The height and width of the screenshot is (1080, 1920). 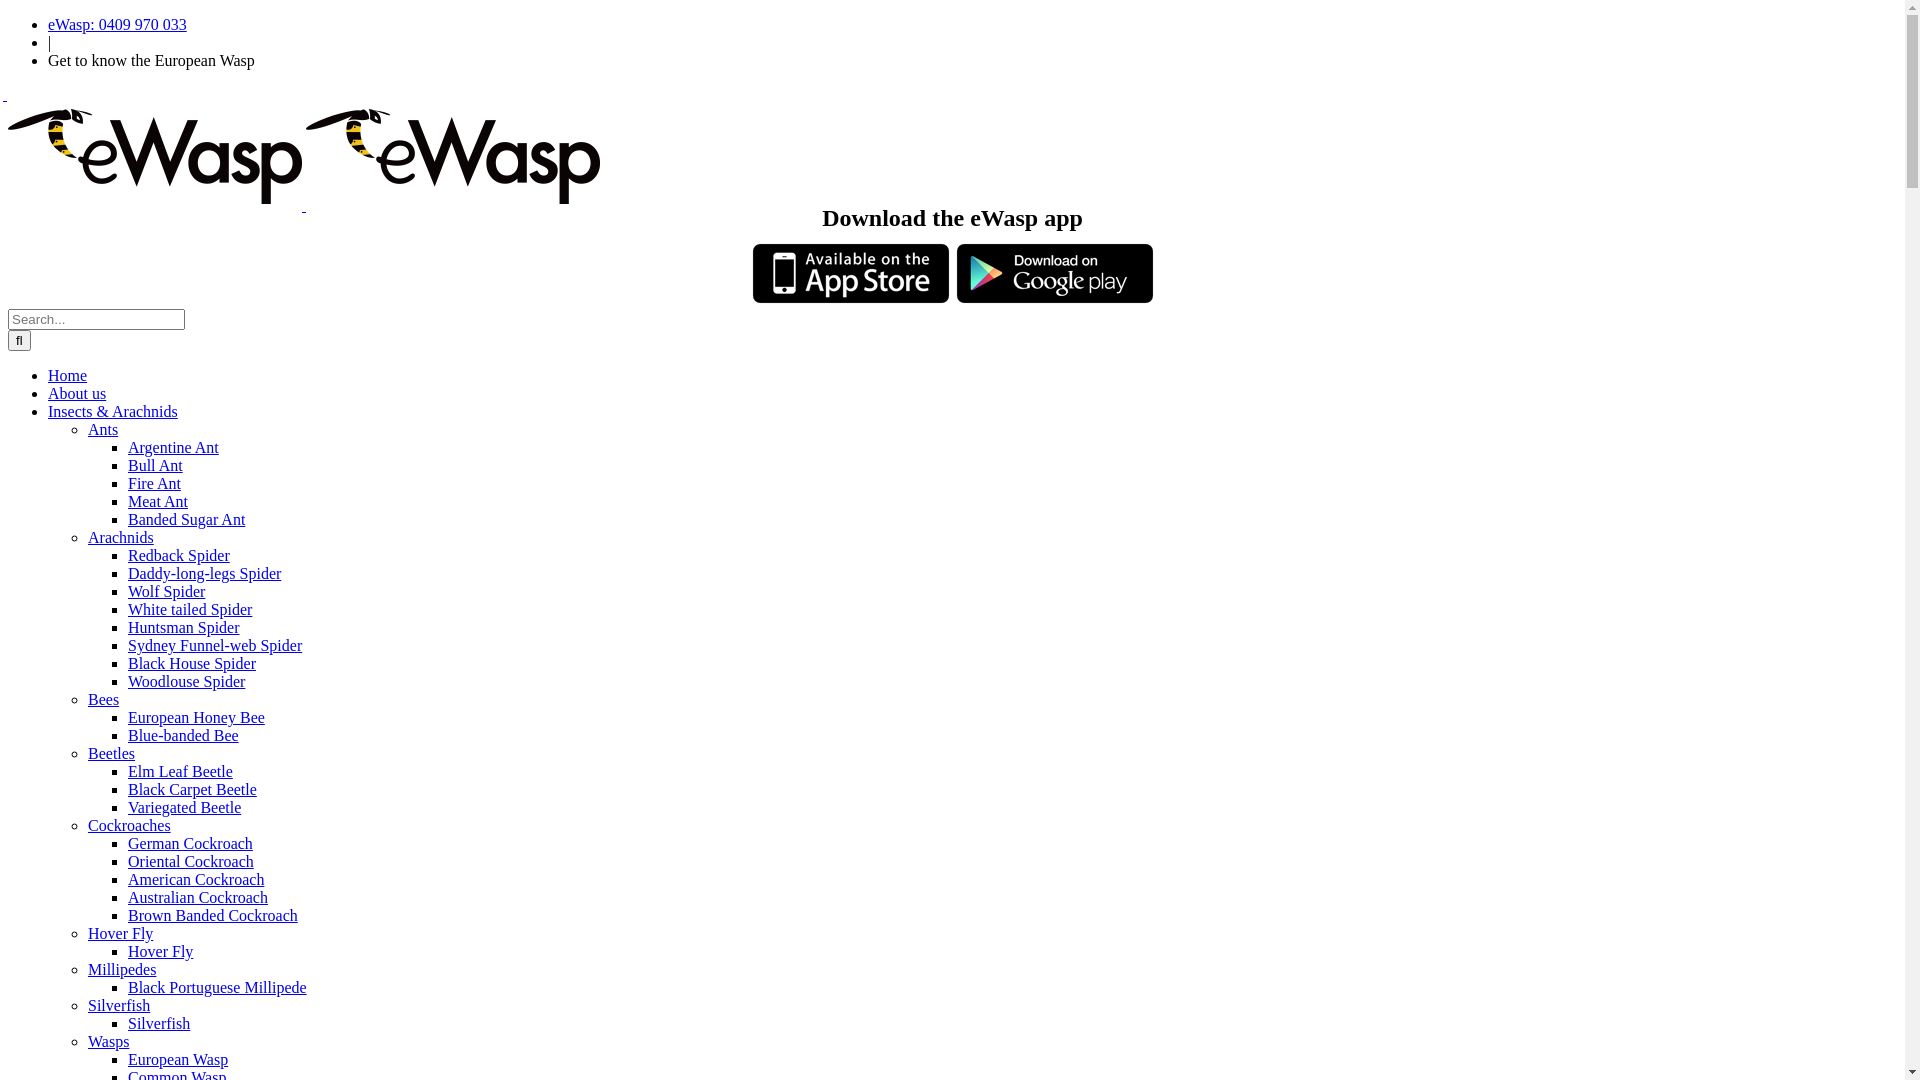 I want to click on 'Black House Spider', so click(x=192, y=663).